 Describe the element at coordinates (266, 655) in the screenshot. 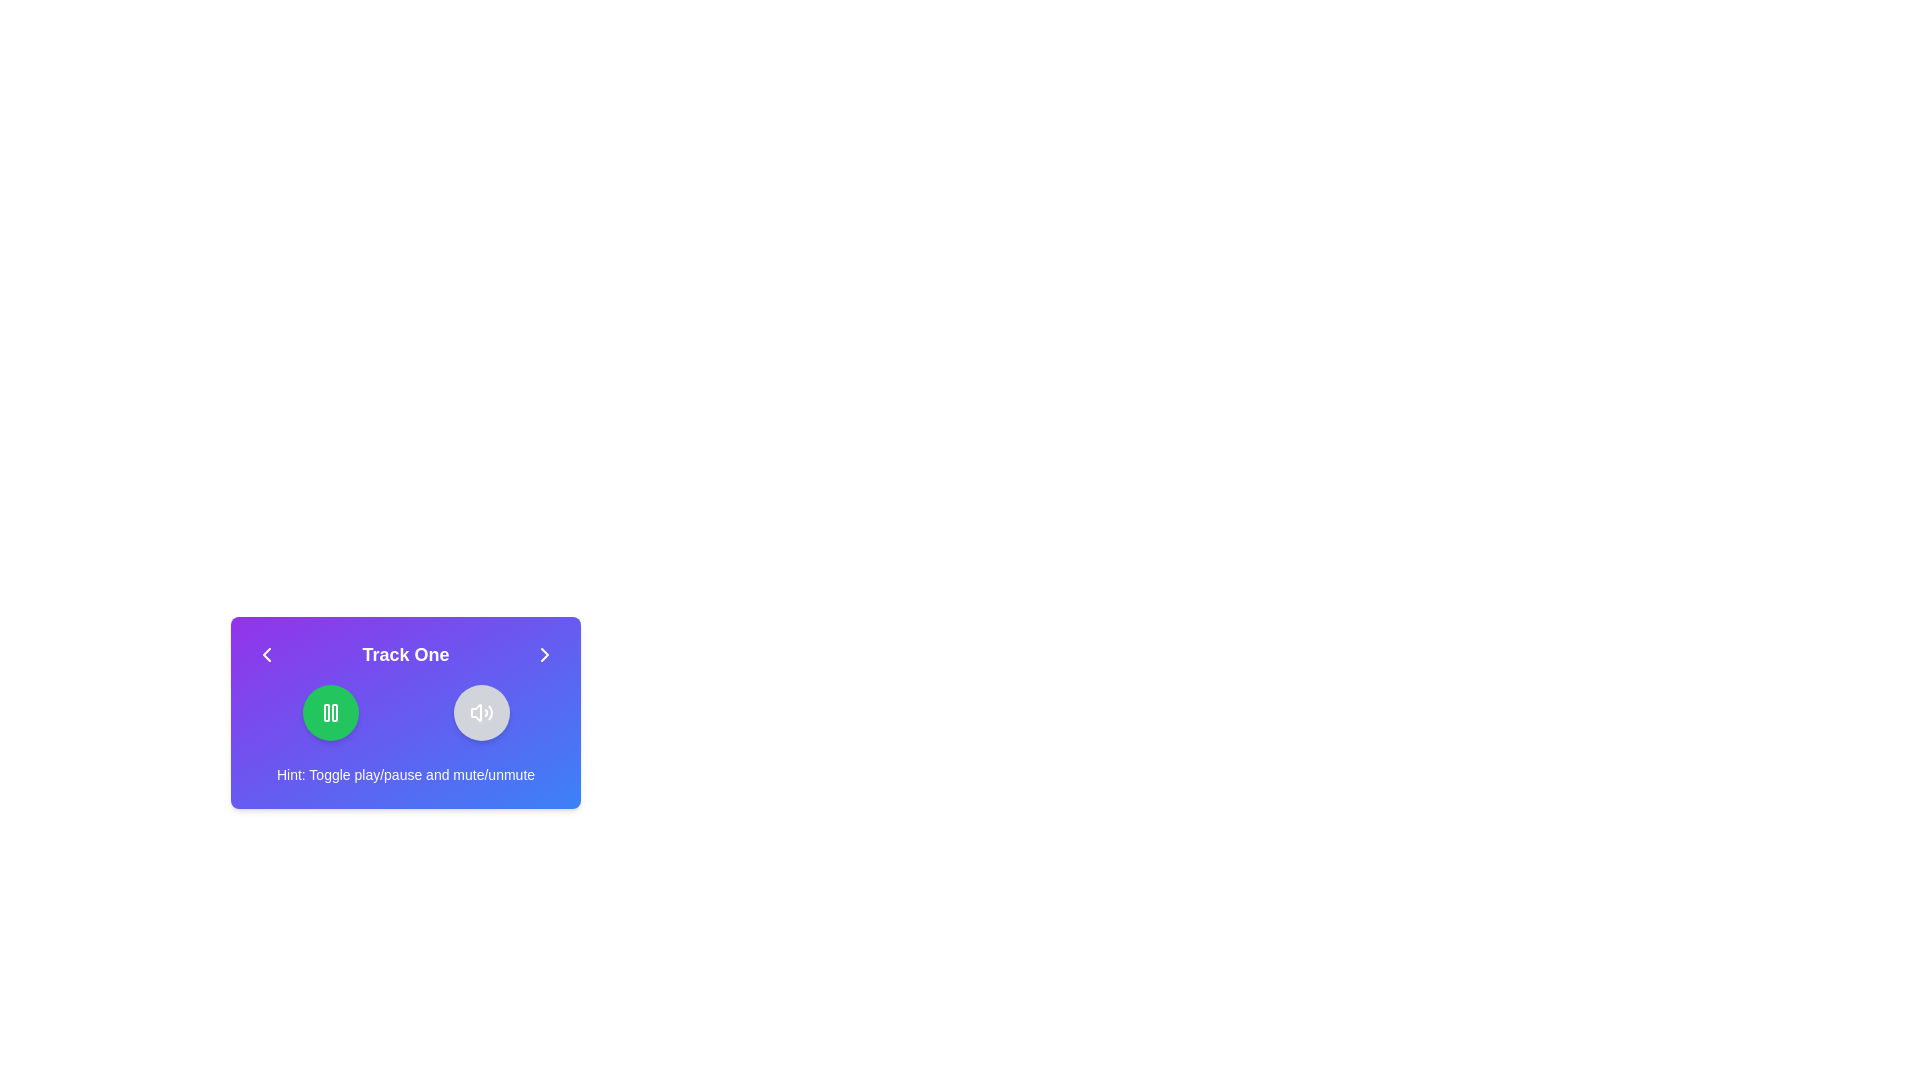

I see `the left-pointing chevron icon located in the header section of the player interface` at that location.